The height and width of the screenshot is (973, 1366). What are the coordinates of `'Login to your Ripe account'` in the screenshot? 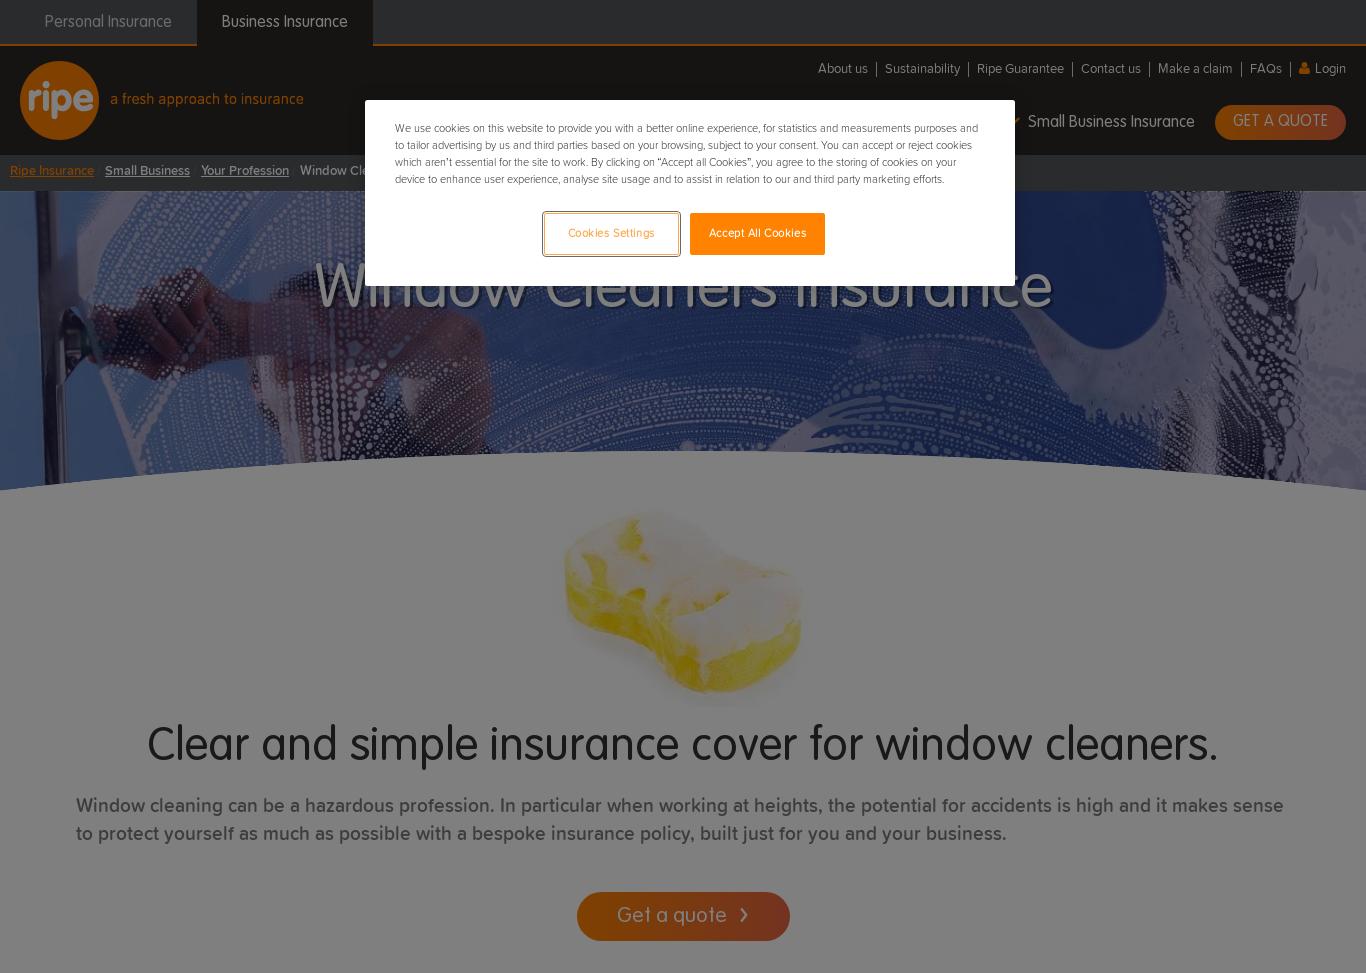 It's located at (1240, 291).